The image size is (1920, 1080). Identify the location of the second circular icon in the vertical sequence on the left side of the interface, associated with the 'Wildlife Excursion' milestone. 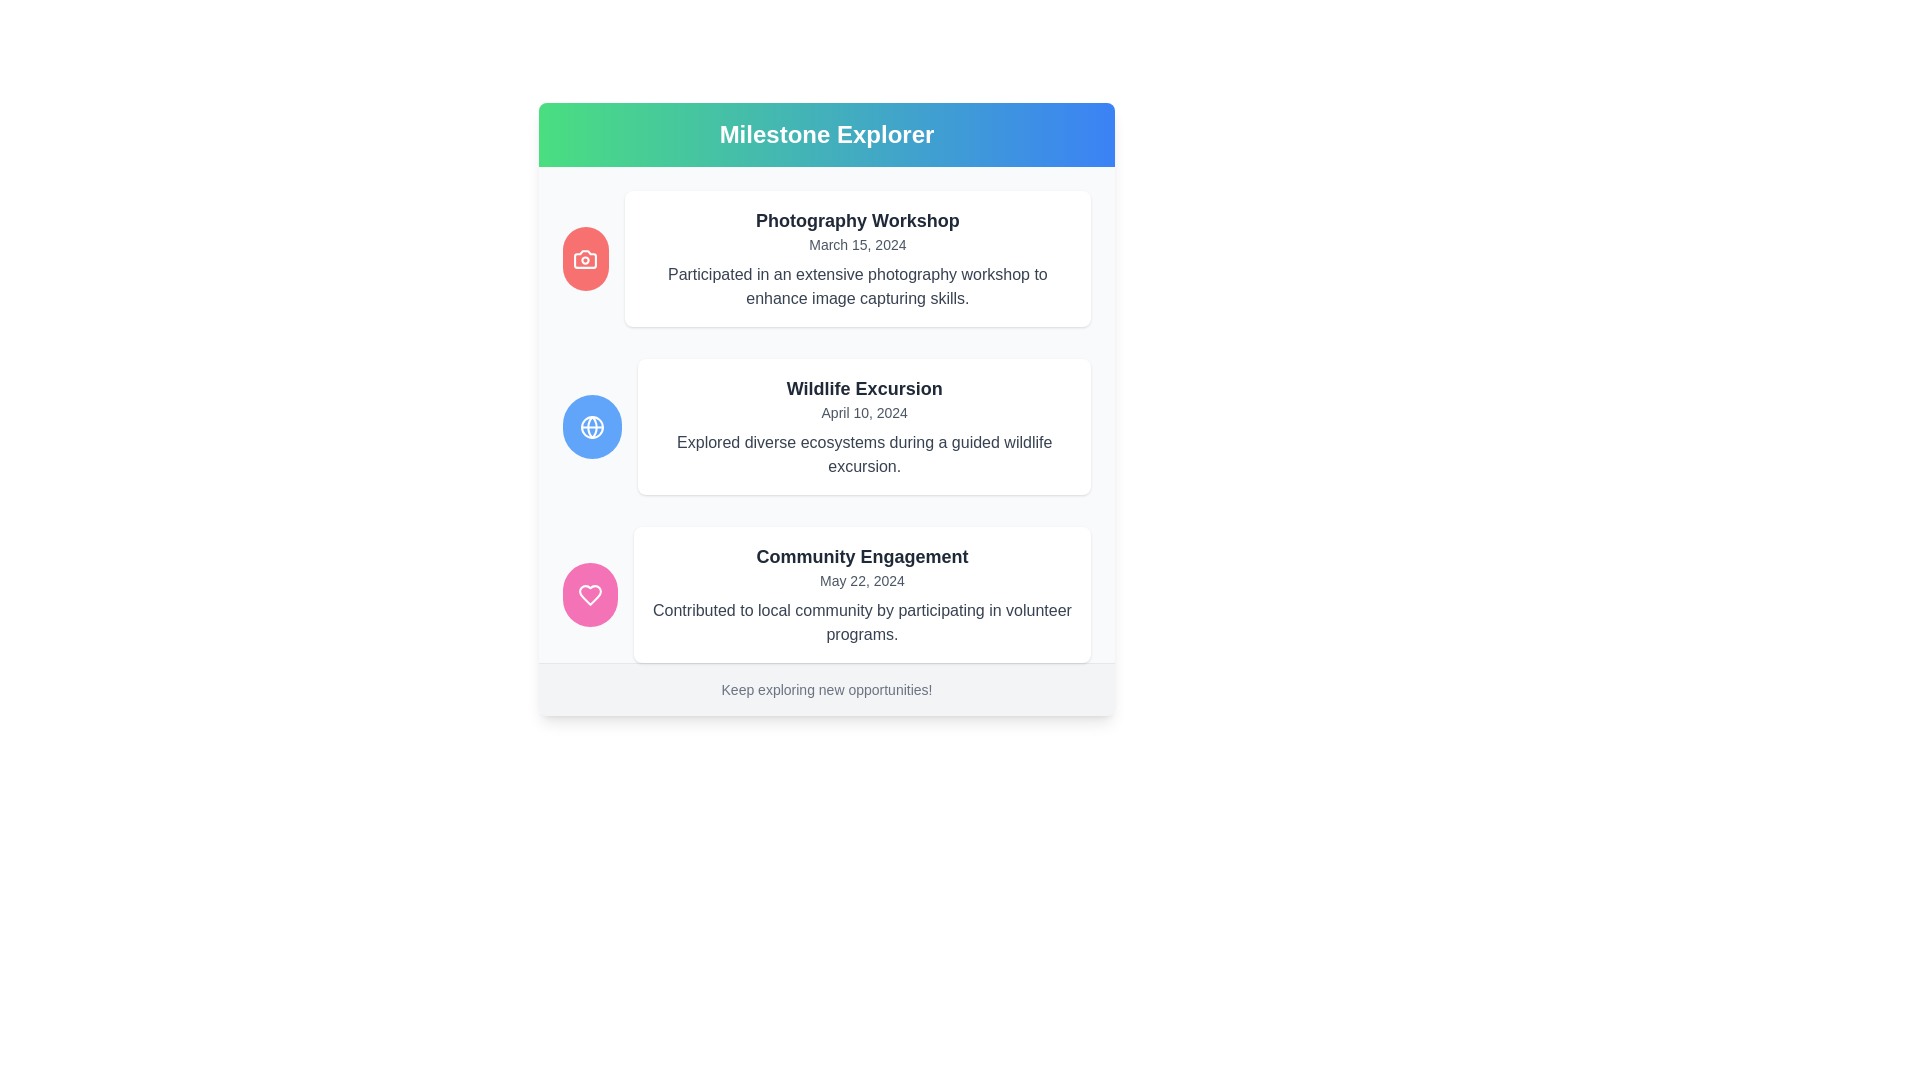
(591, 426).